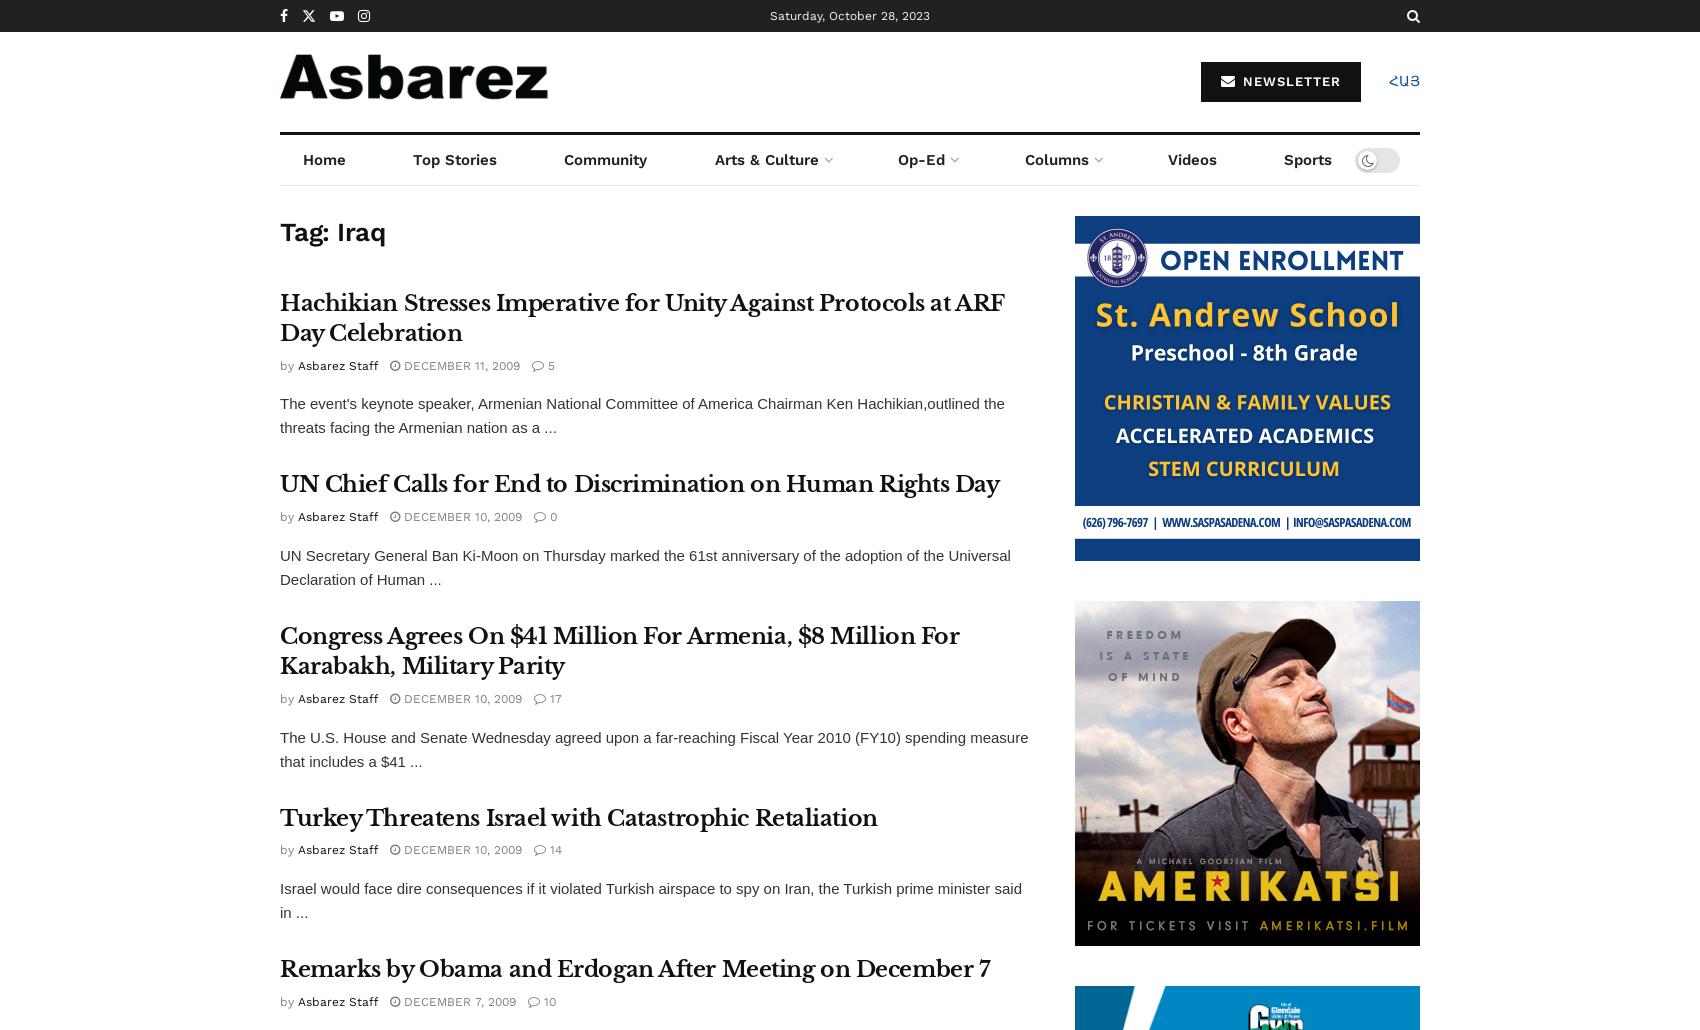 The height and width of the screenshot is (1030, 1700). Describe the element at coordinates (644, 566) in the screenshot. I see `'UN Secretary General Ban Ki-Moon on Thursday marked the 61st anniversary of the adoption of the Universal Declaration of Human ...'` at that location.